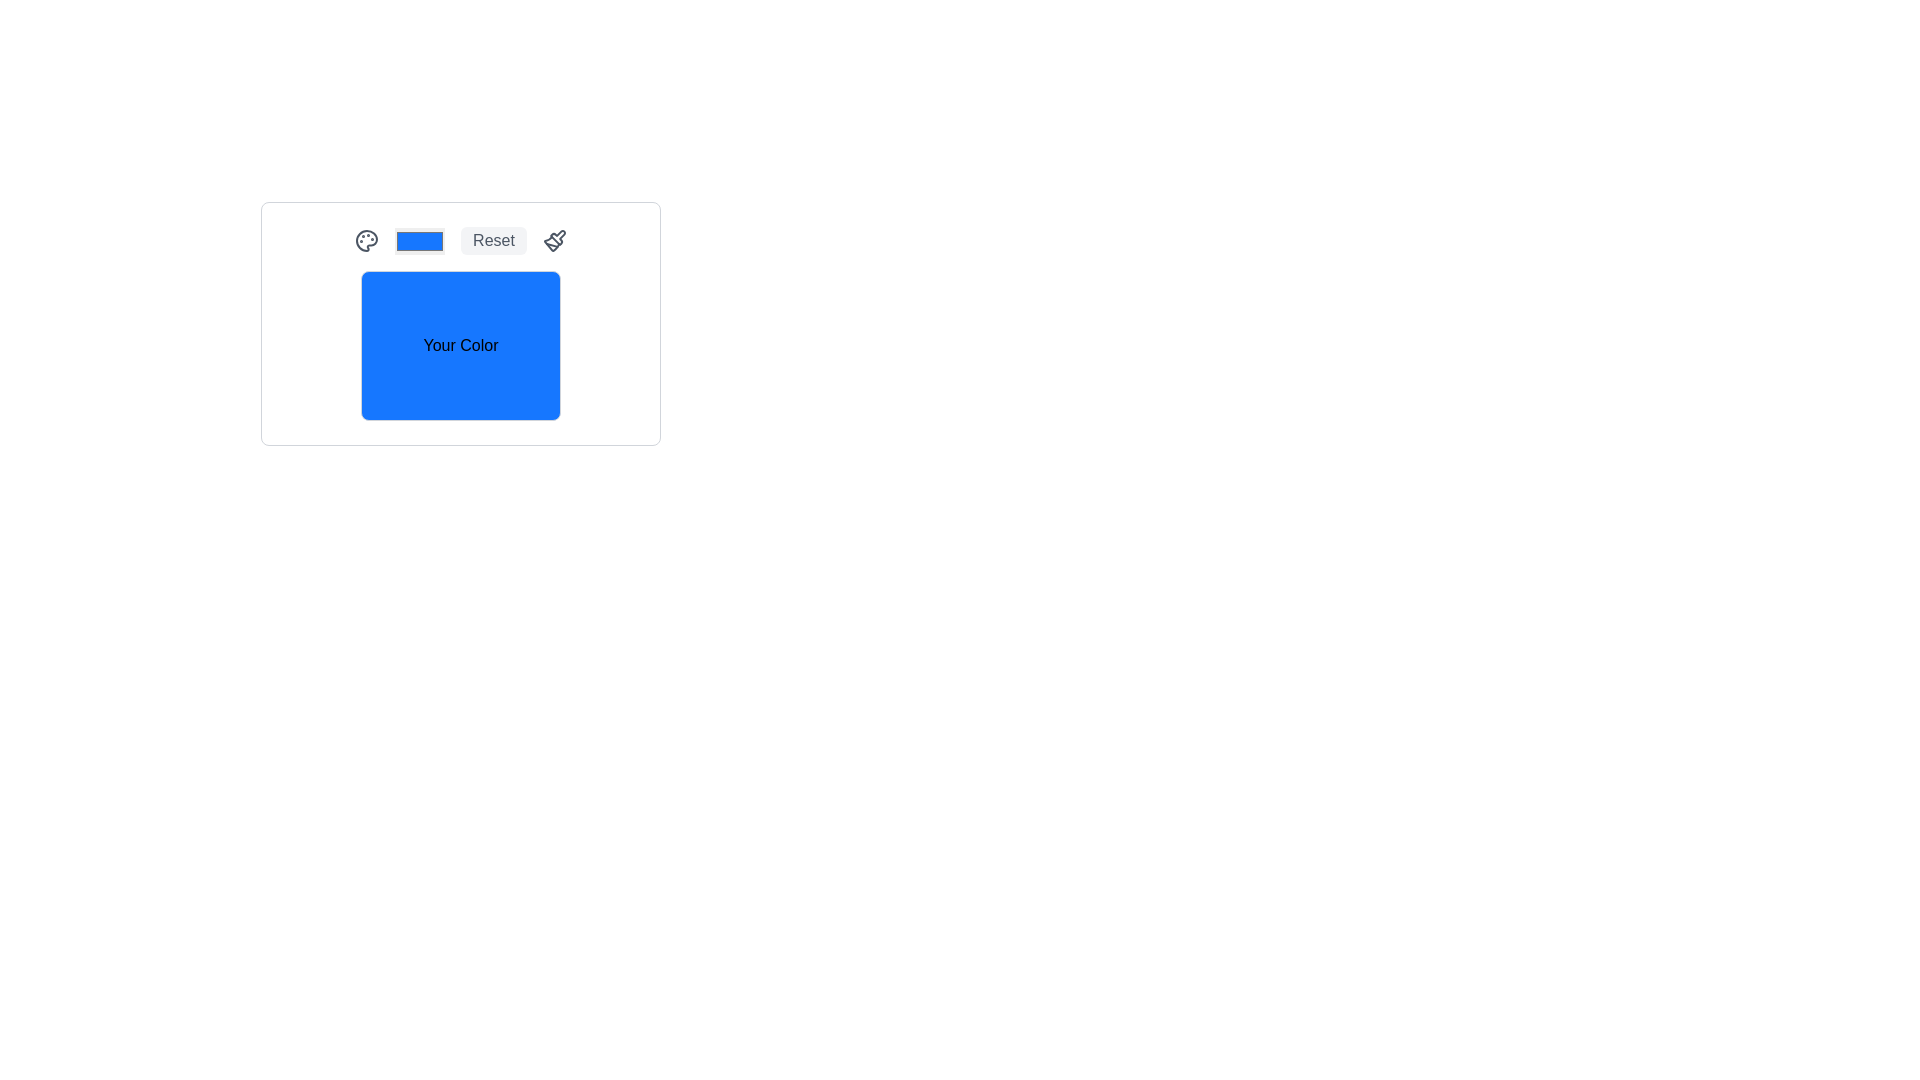  I want to click on the Color Picker Input, so click(419, 239).